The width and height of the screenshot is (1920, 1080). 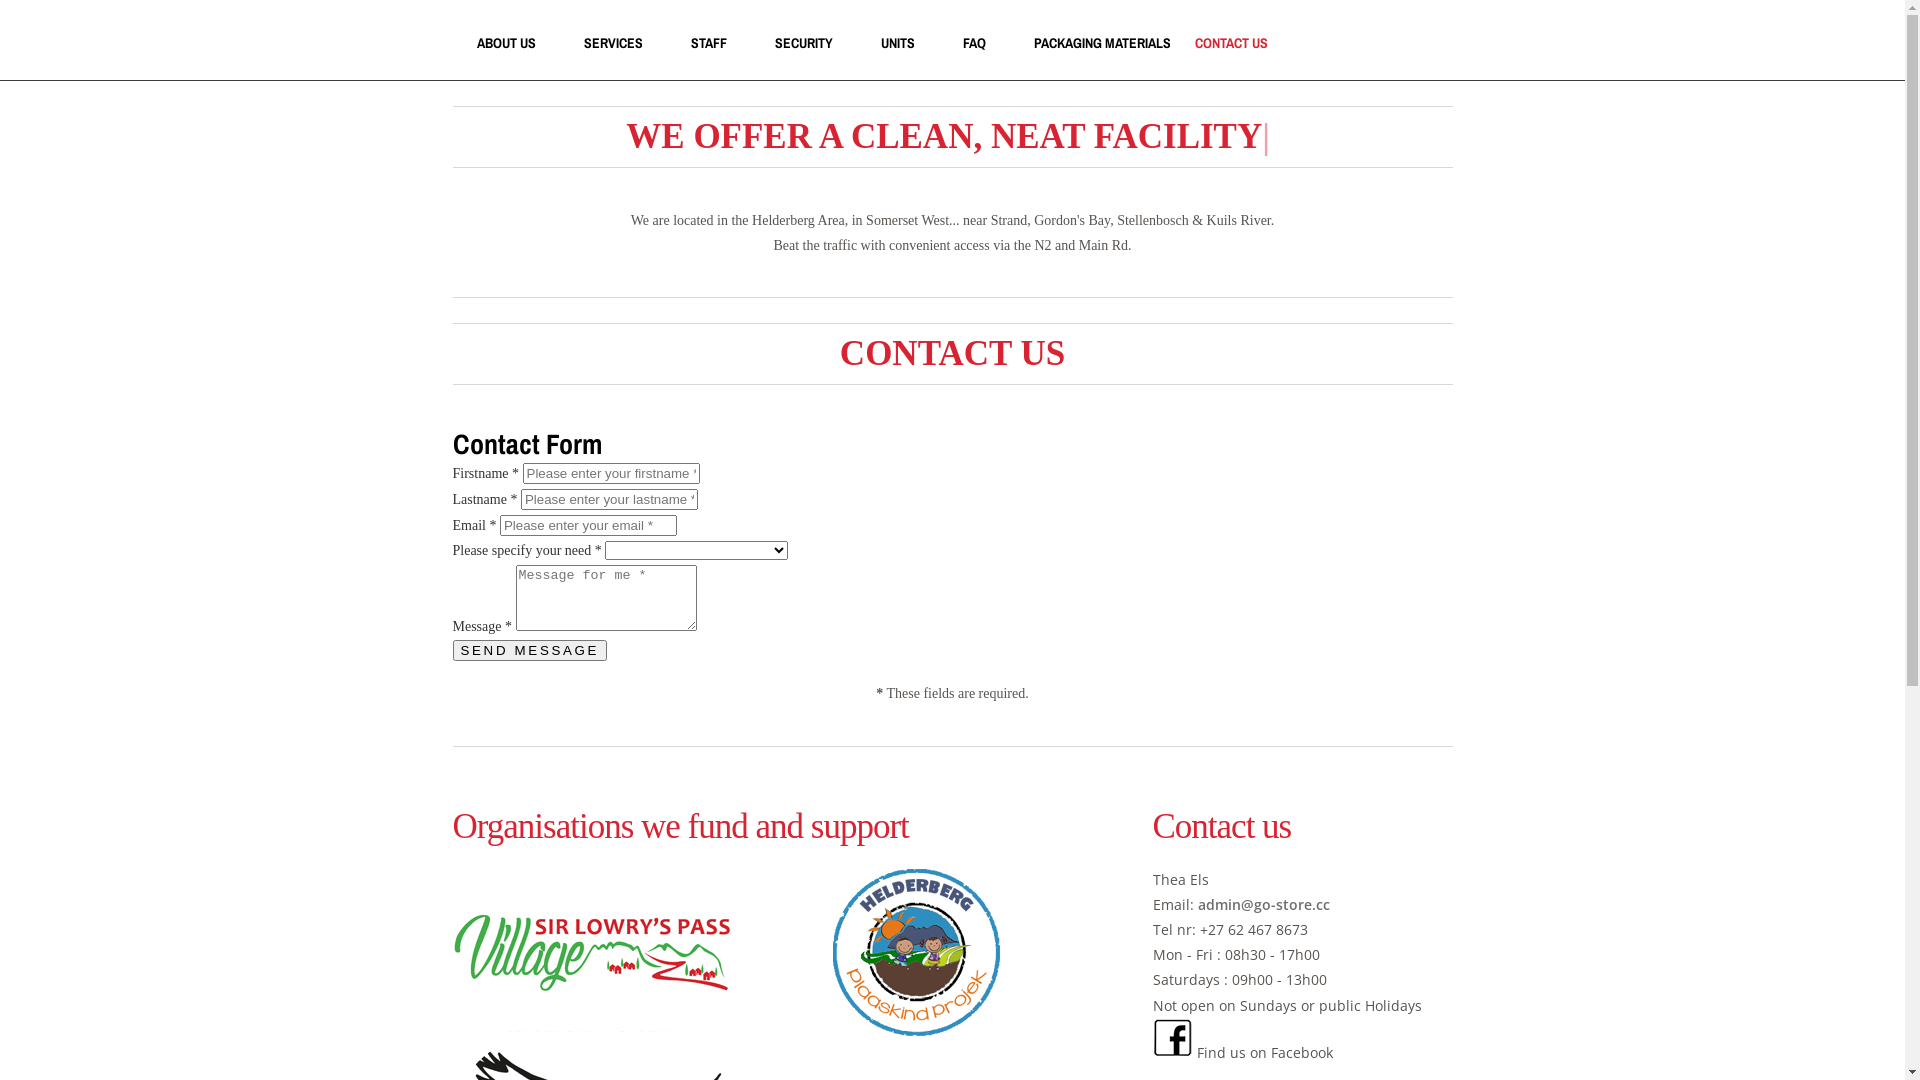 What do you see at coordinates (1229, 42) in the screenshot?
I see `'CONTACT US'` at bounding box center [1229, 42].